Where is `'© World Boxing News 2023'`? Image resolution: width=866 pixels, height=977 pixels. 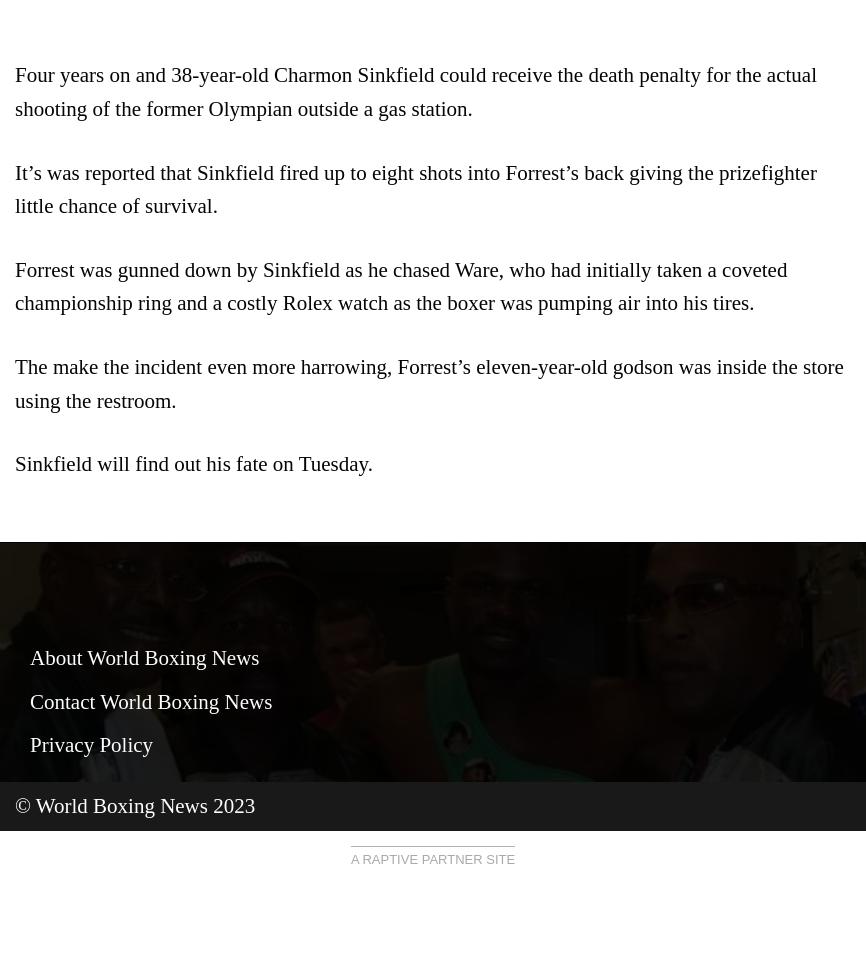 '© World Boxing News 2023' is located at coordinates (135, 805).